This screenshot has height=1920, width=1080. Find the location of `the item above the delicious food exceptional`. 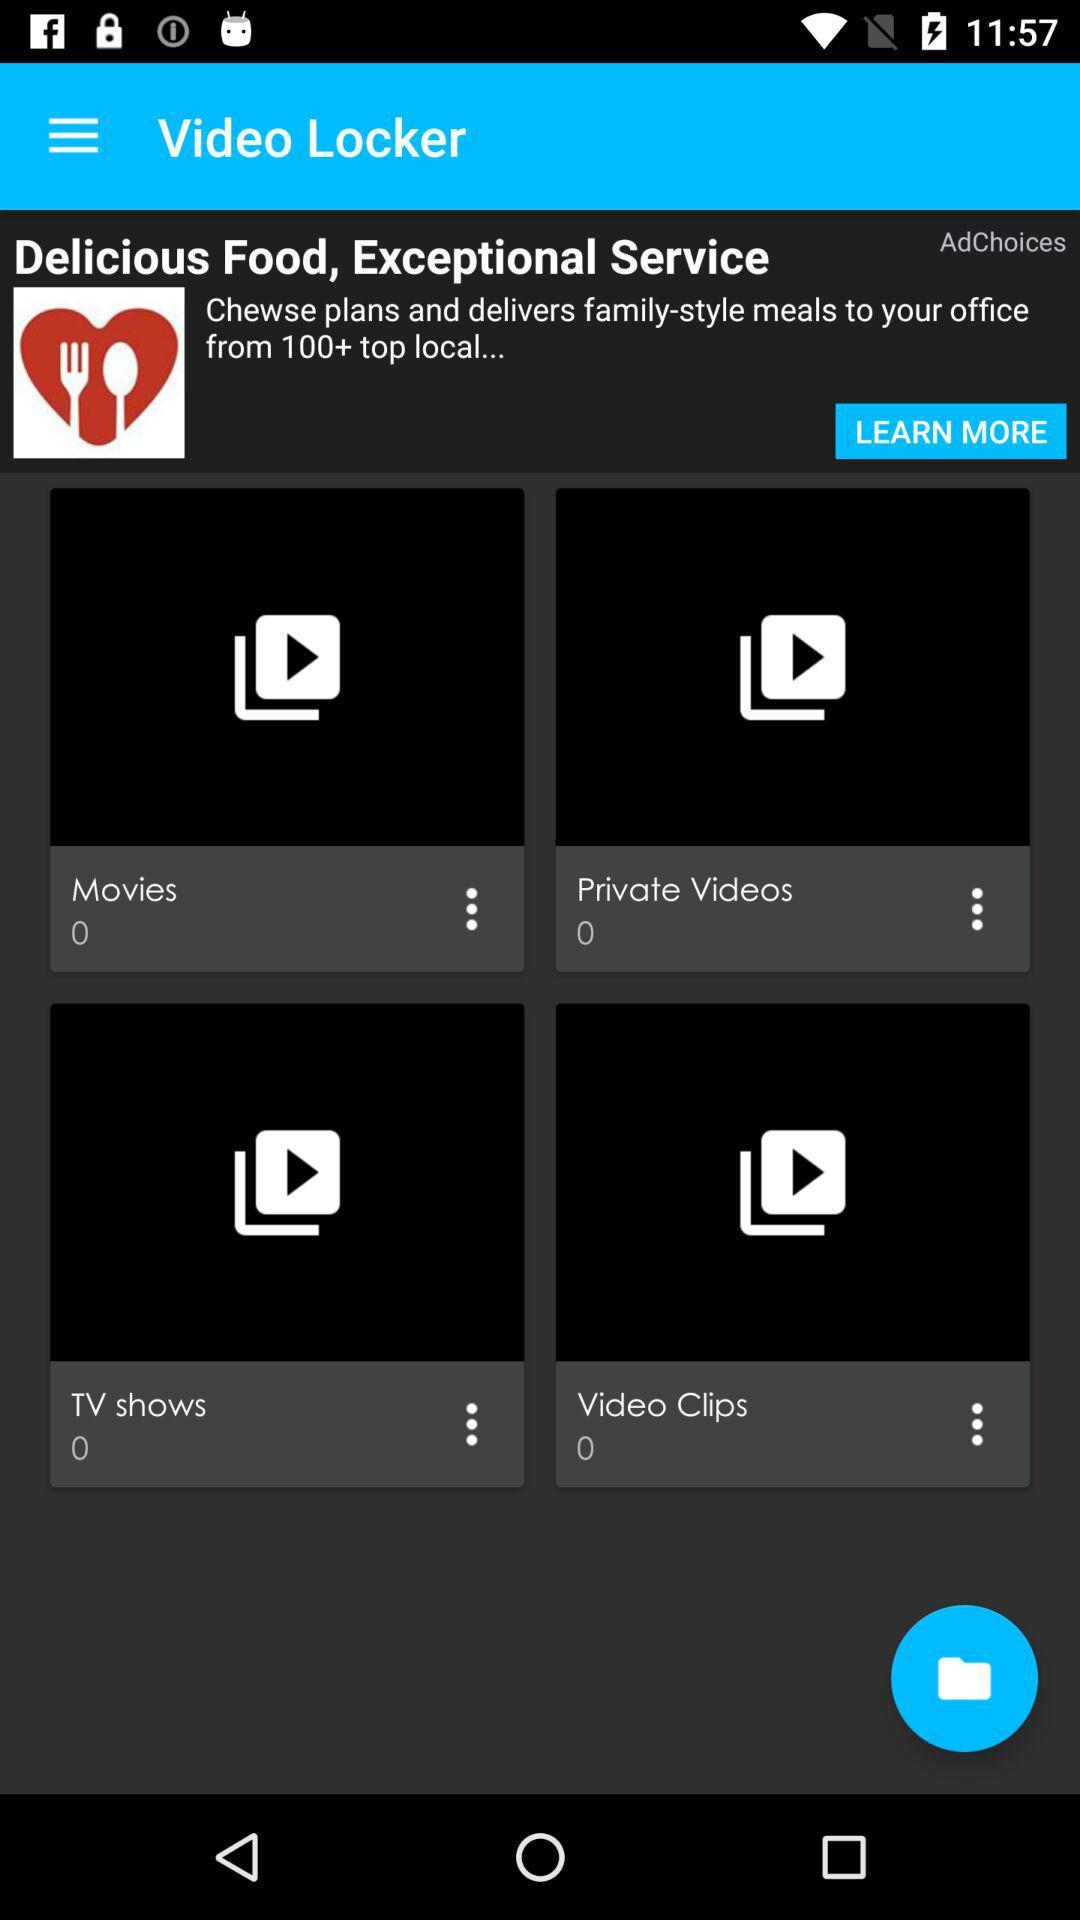

the item above the delicious food exceptional is located at coordinates (72, 135).